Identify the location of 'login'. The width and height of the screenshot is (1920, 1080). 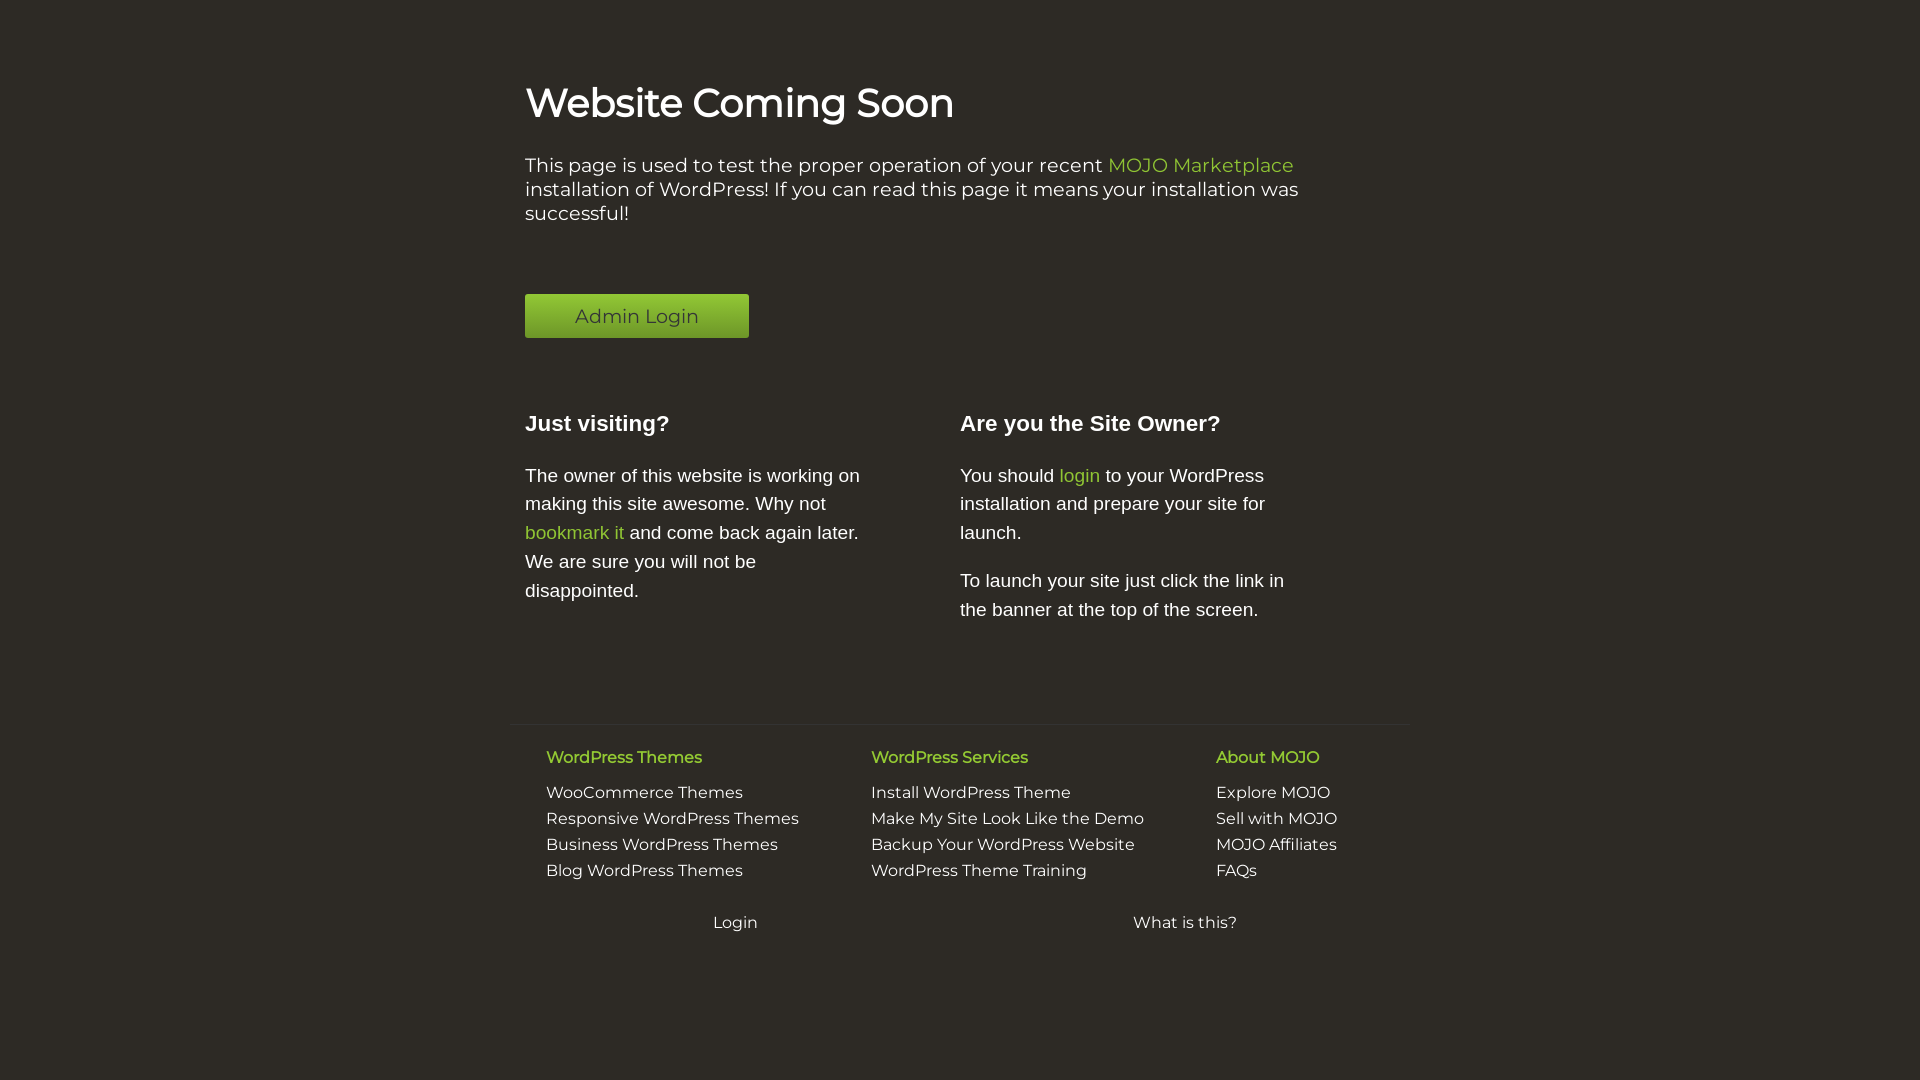
(1079, 475).